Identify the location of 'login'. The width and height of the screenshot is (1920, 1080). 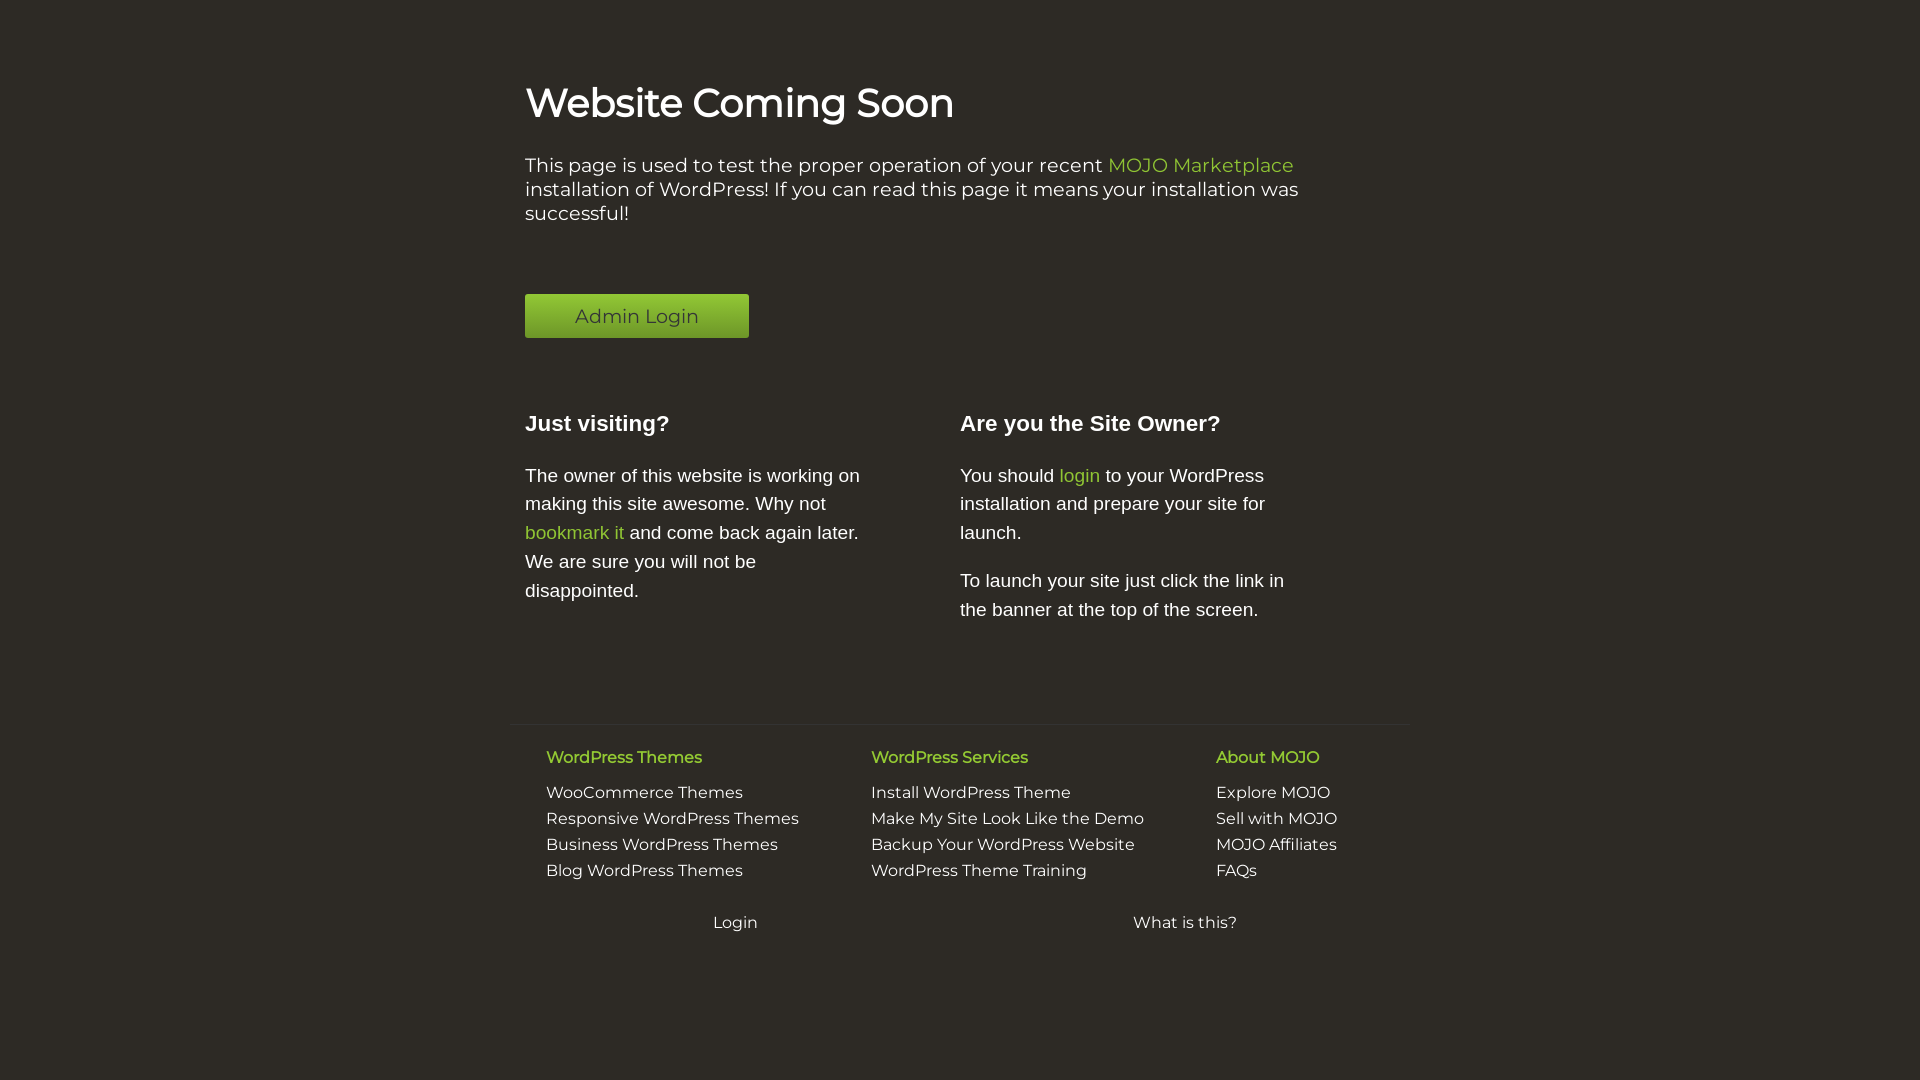
(1079, 475).